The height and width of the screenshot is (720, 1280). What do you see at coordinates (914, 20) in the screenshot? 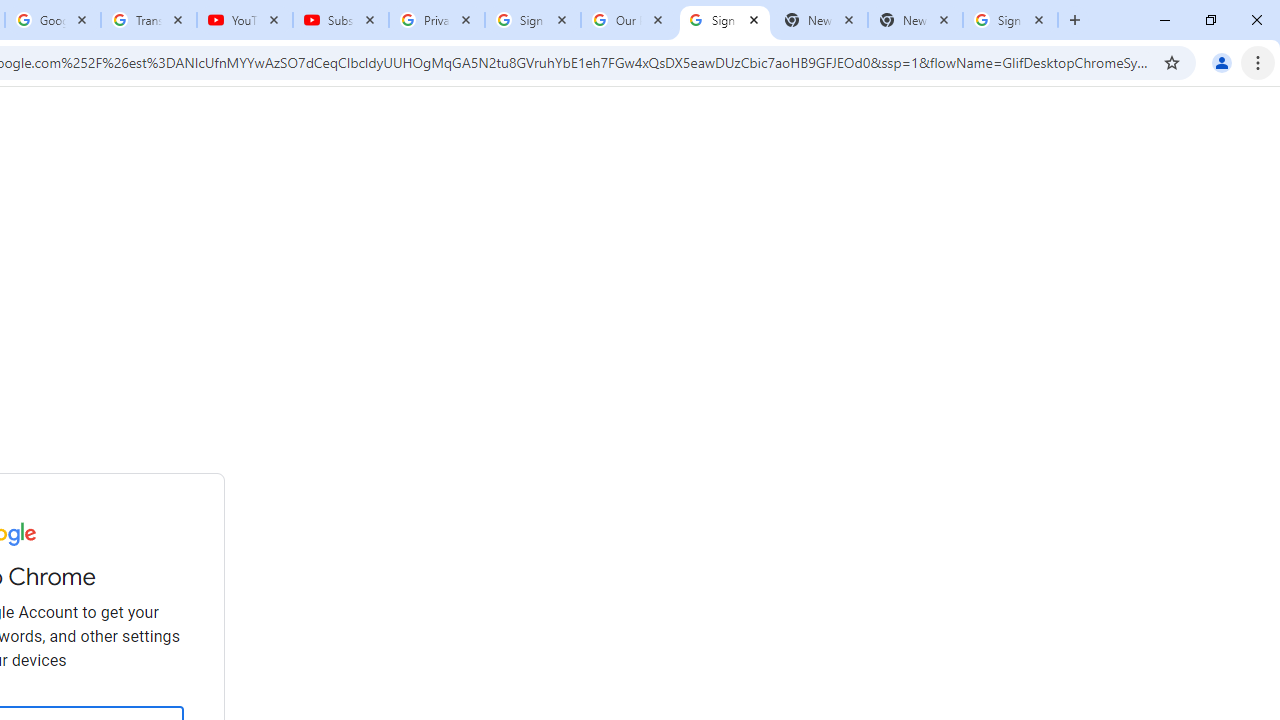
I see `'New Tab'` at bounding box center [914, 20].